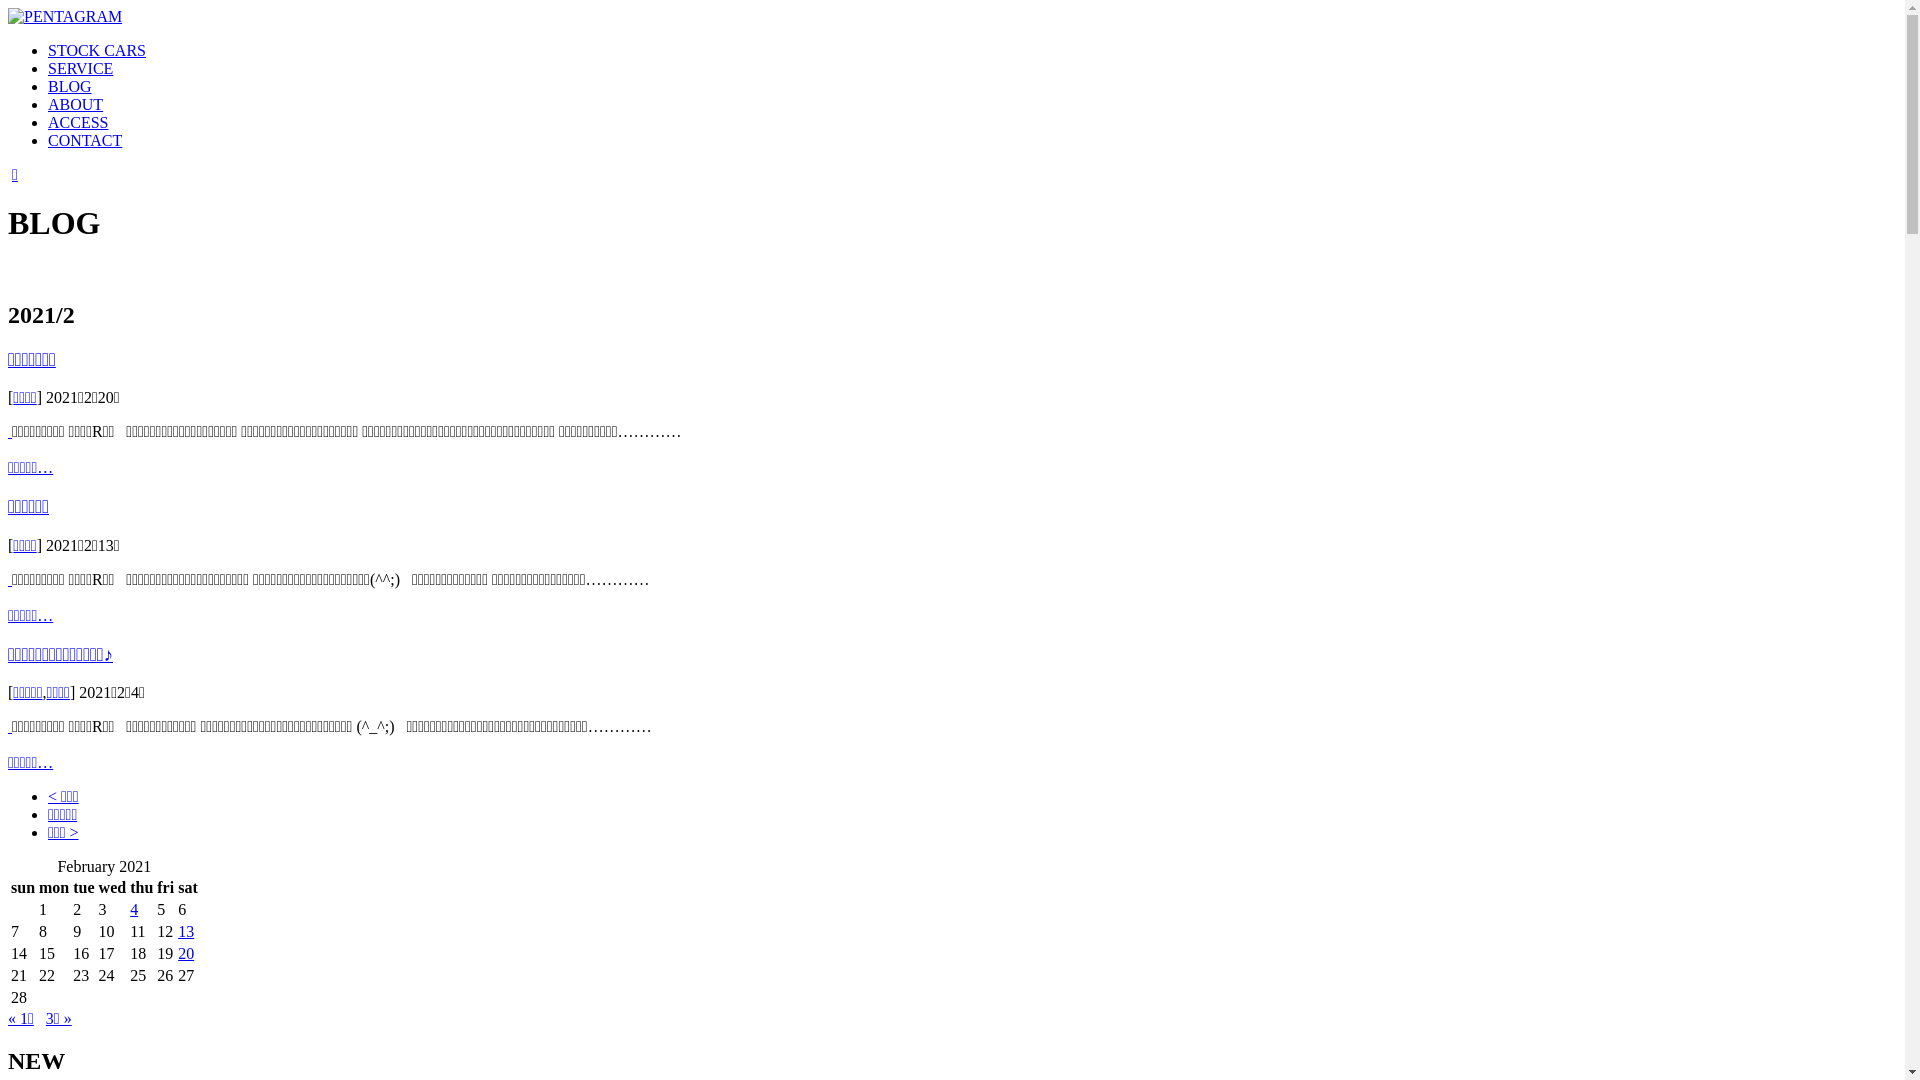 The height and width of the screenshot is (1080, 1920). Describe the element at coordinates (70, 85) in the screenshot. I see `'BLOG'` at that location.